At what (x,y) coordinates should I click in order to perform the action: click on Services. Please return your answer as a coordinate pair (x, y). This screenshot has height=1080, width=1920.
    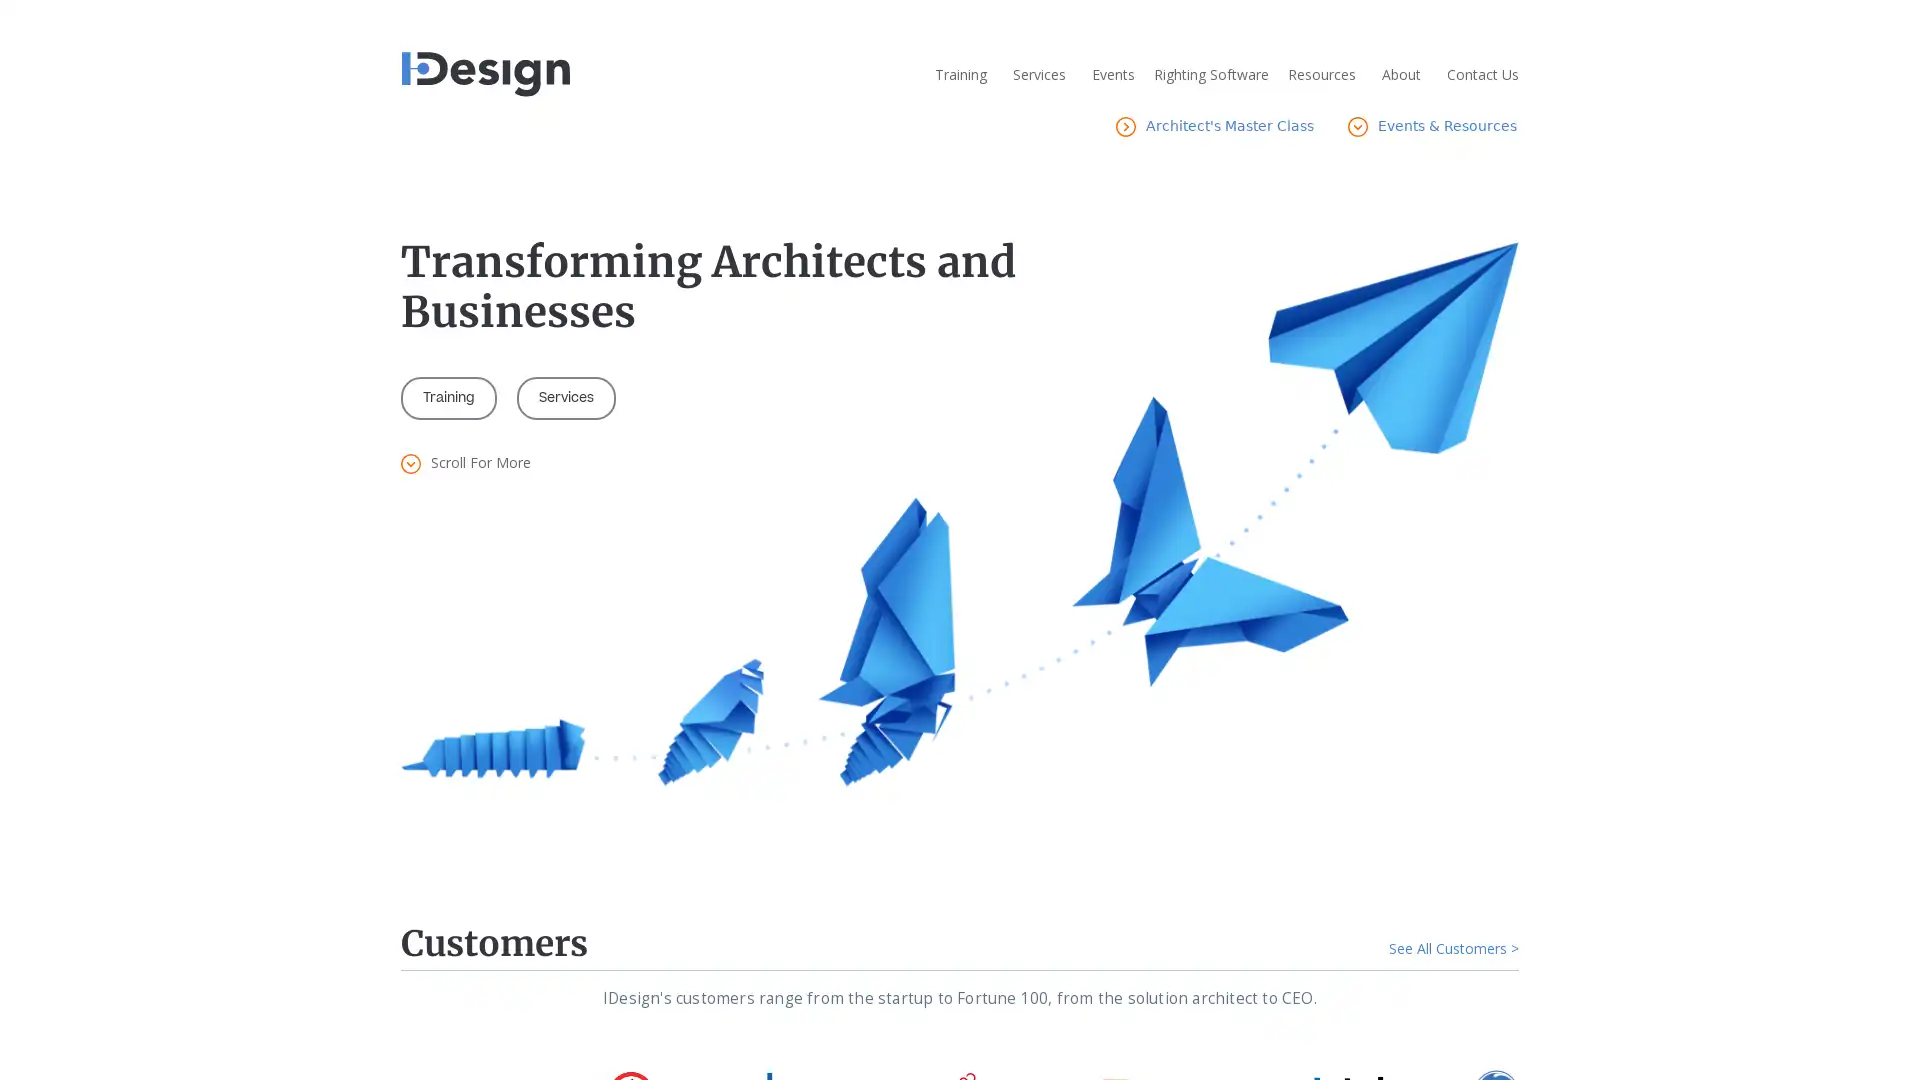
    Looking at the image, I should click on (565, 397).